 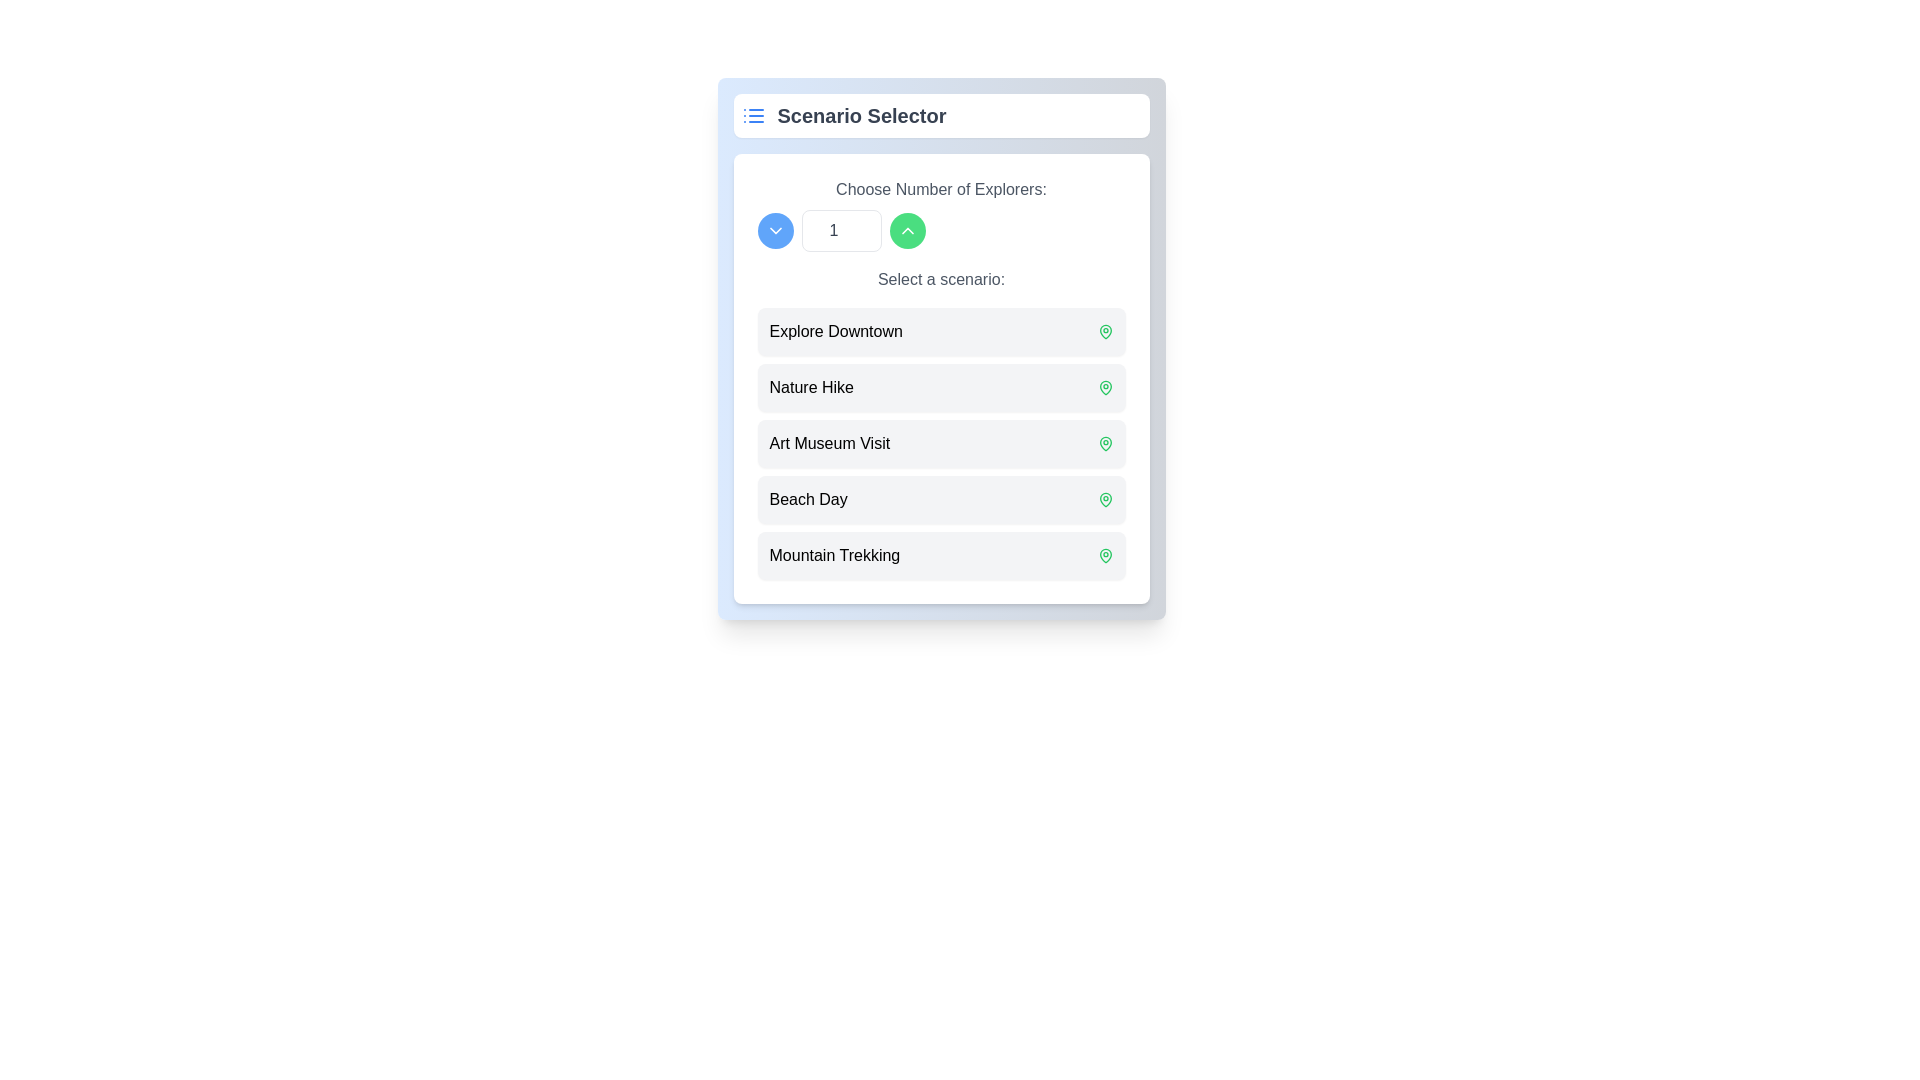 I want to click on the 'Mountain Trekking' list item in the 'Scenario Selector' section, which is indicated by the icon on the far right, so click(x=1104, y=555).